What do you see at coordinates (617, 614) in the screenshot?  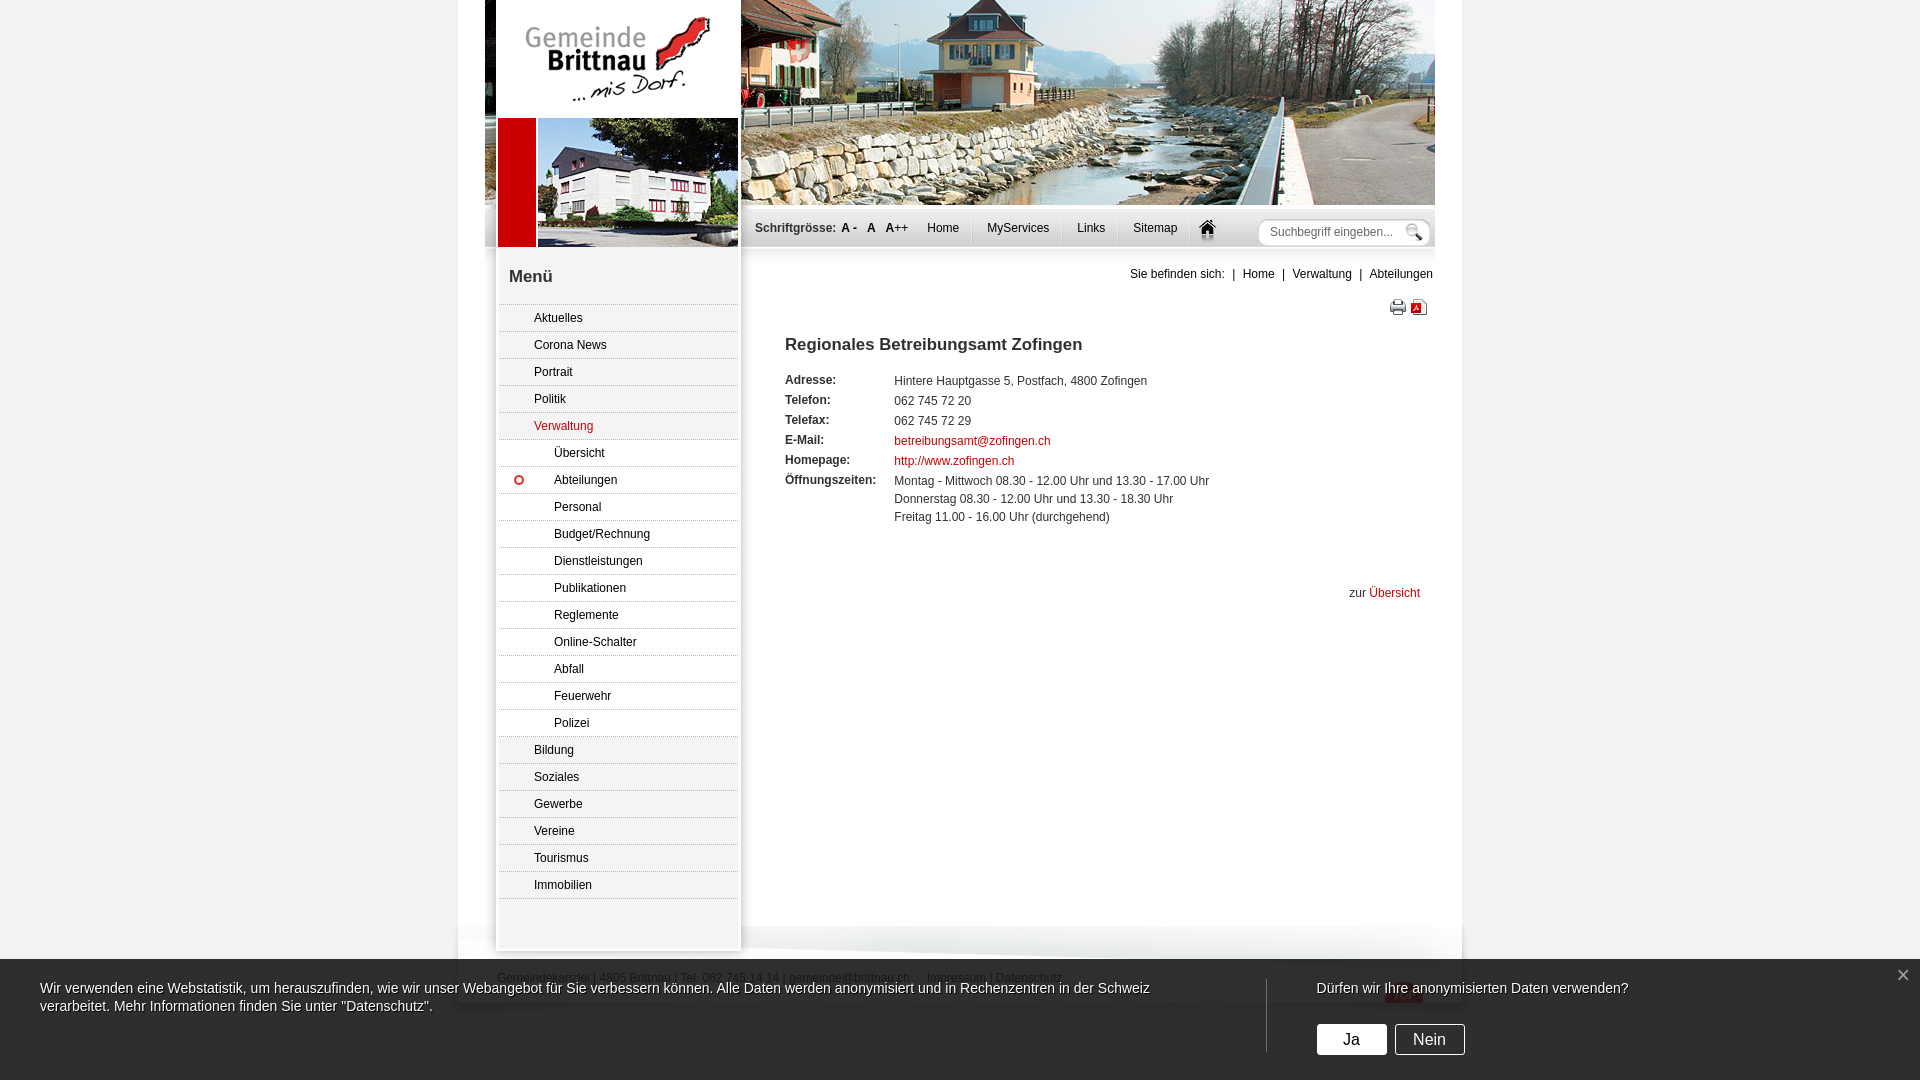 I see `'Reglemente'` at bounding box center [617, 614].